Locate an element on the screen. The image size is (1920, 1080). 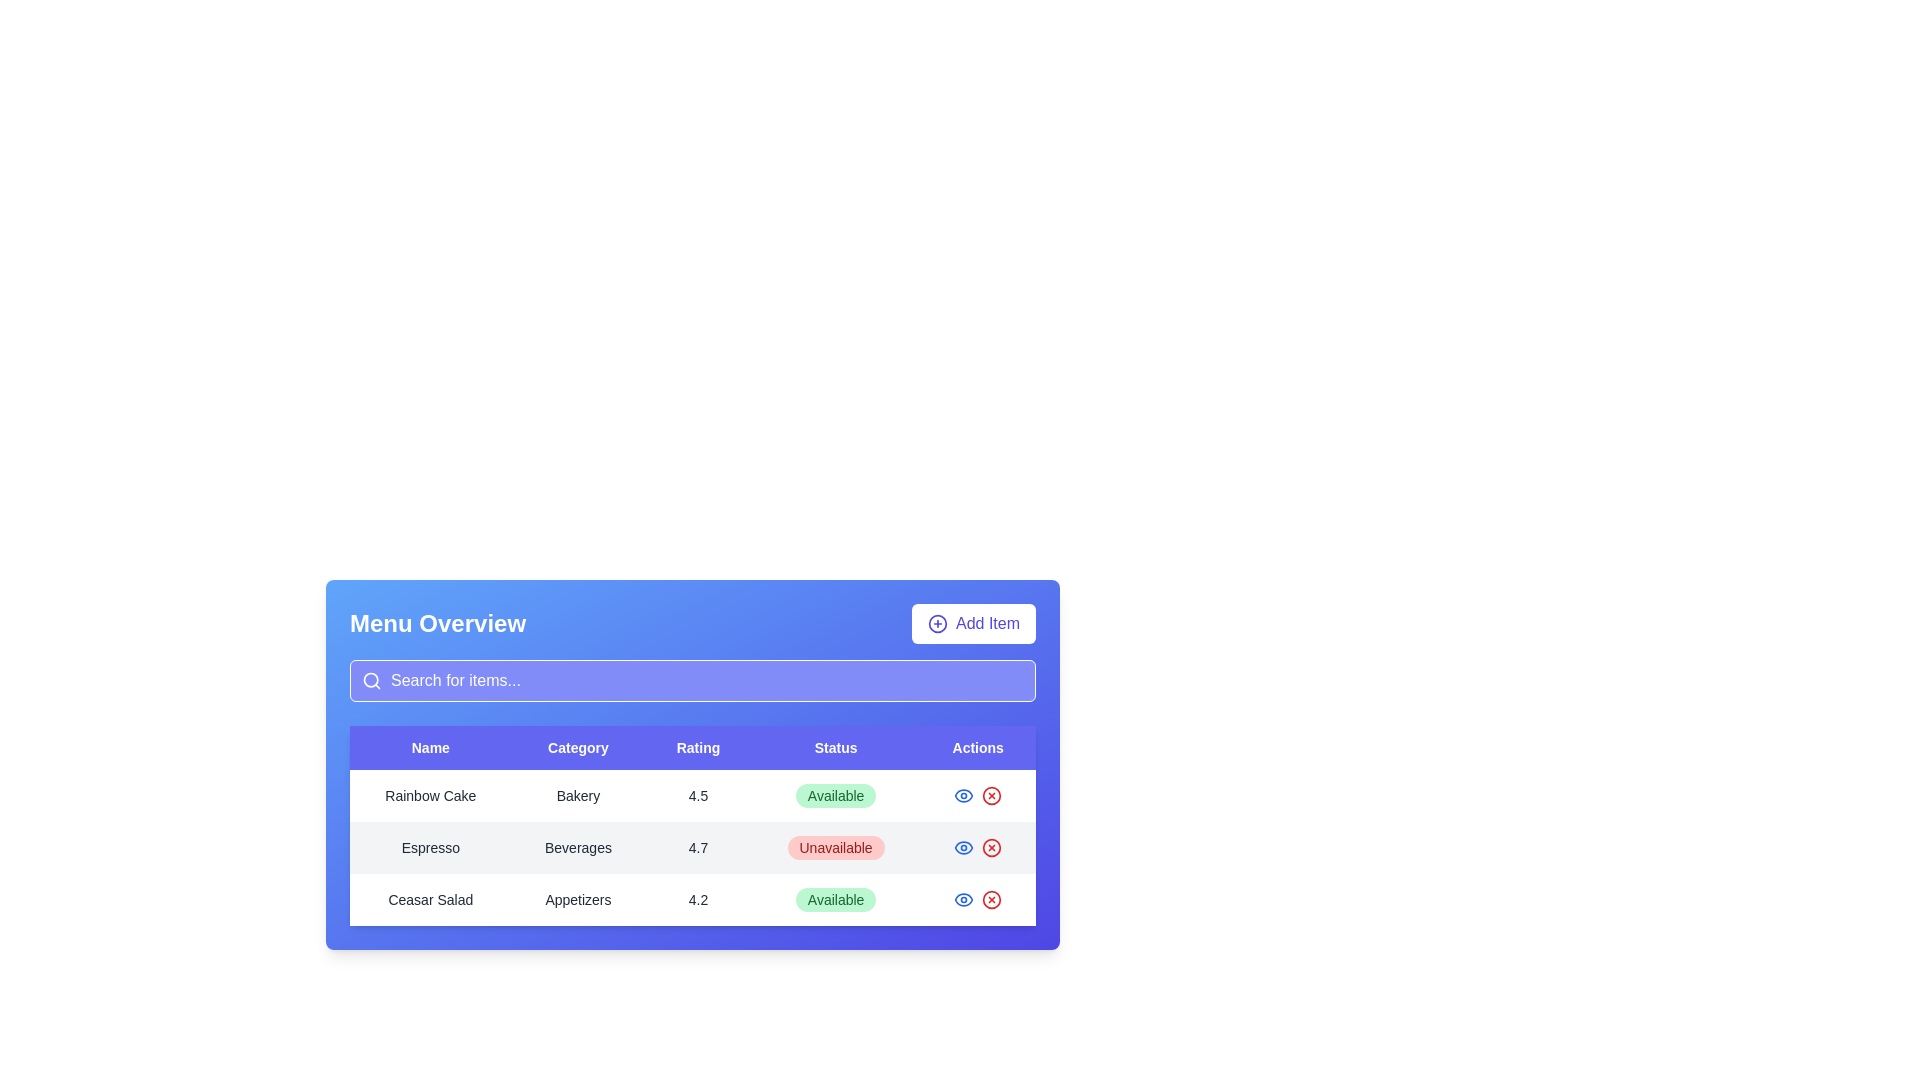
the static text label element that reads 'Rating,' which is styled with centered white text on a purple background and positioned in the header row of a table is located at coordinates (698, 748).